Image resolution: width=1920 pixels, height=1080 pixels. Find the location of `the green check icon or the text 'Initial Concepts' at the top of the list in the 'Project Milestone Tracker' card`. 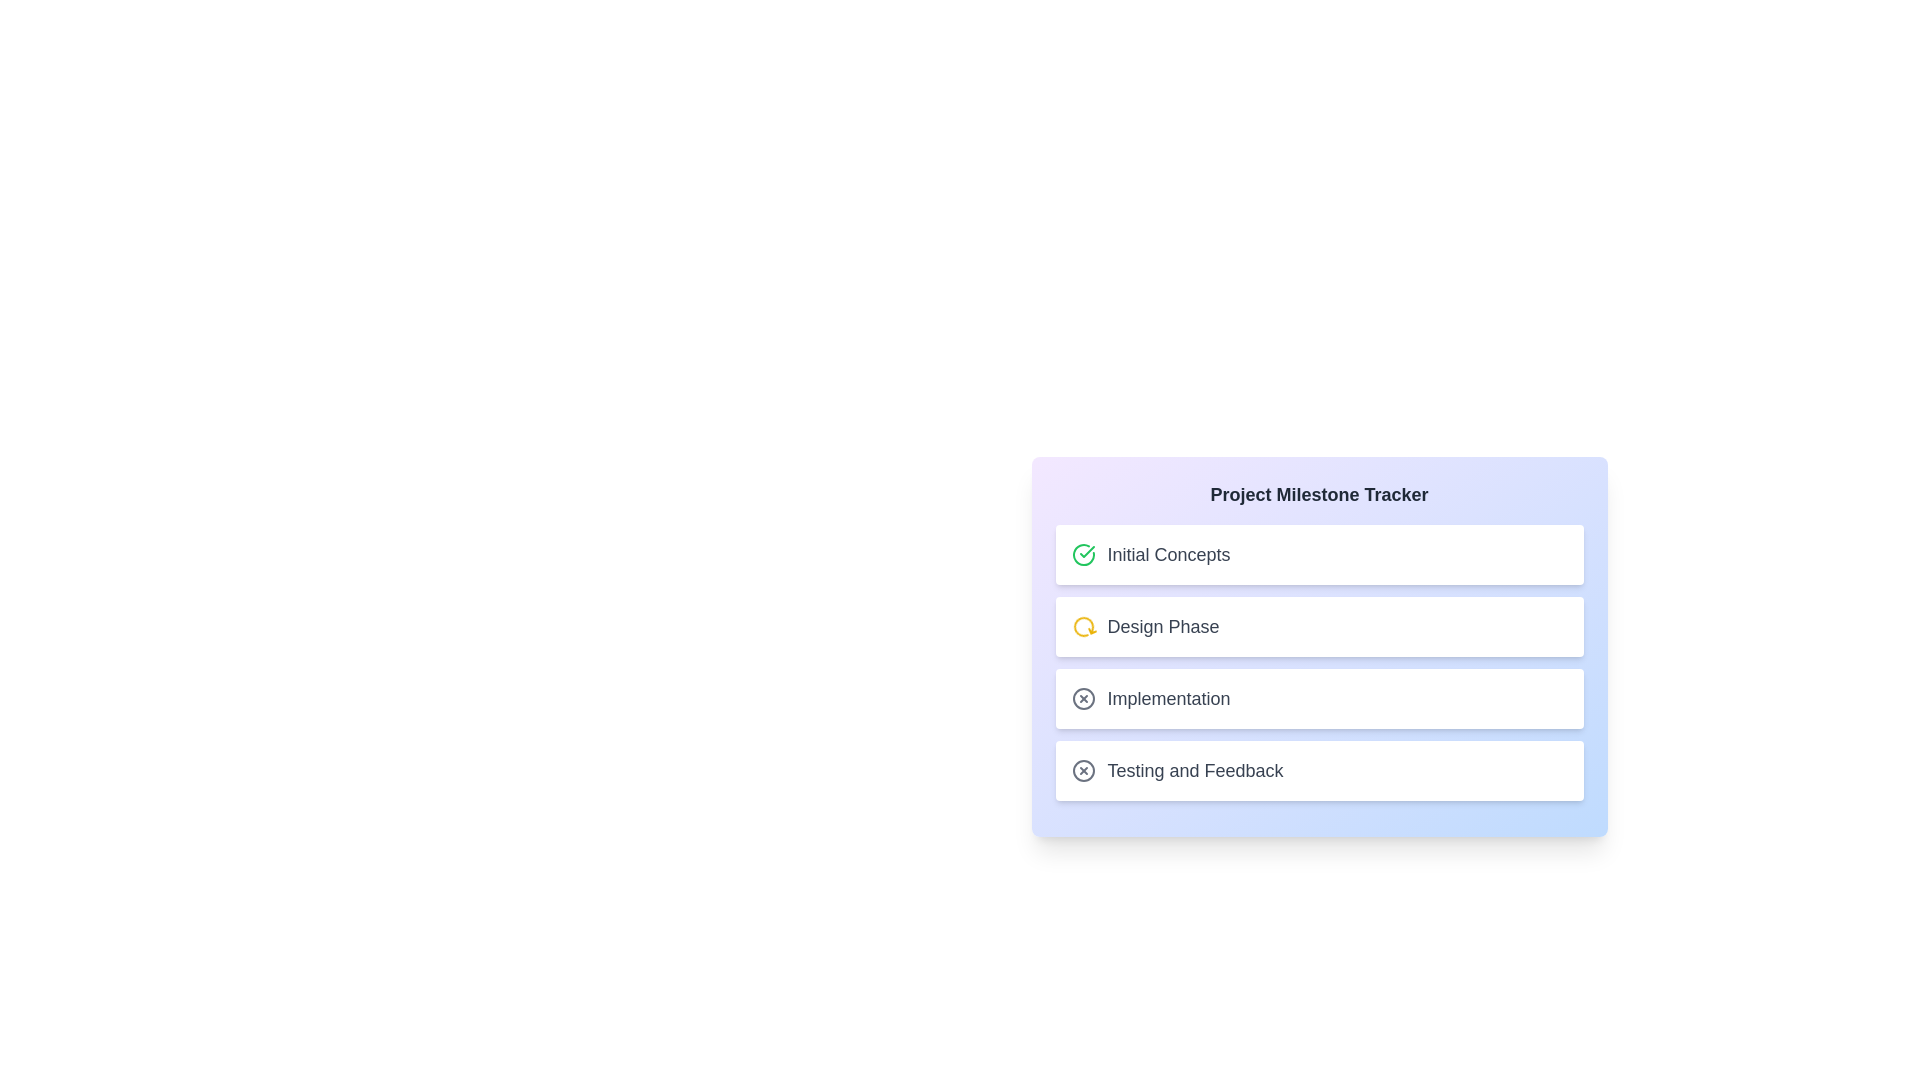

the green check icon or the text 'Initial Concepts' at the top of the list in the 'Project Milestone Tracker' card is located at coordinates (1151, 555).